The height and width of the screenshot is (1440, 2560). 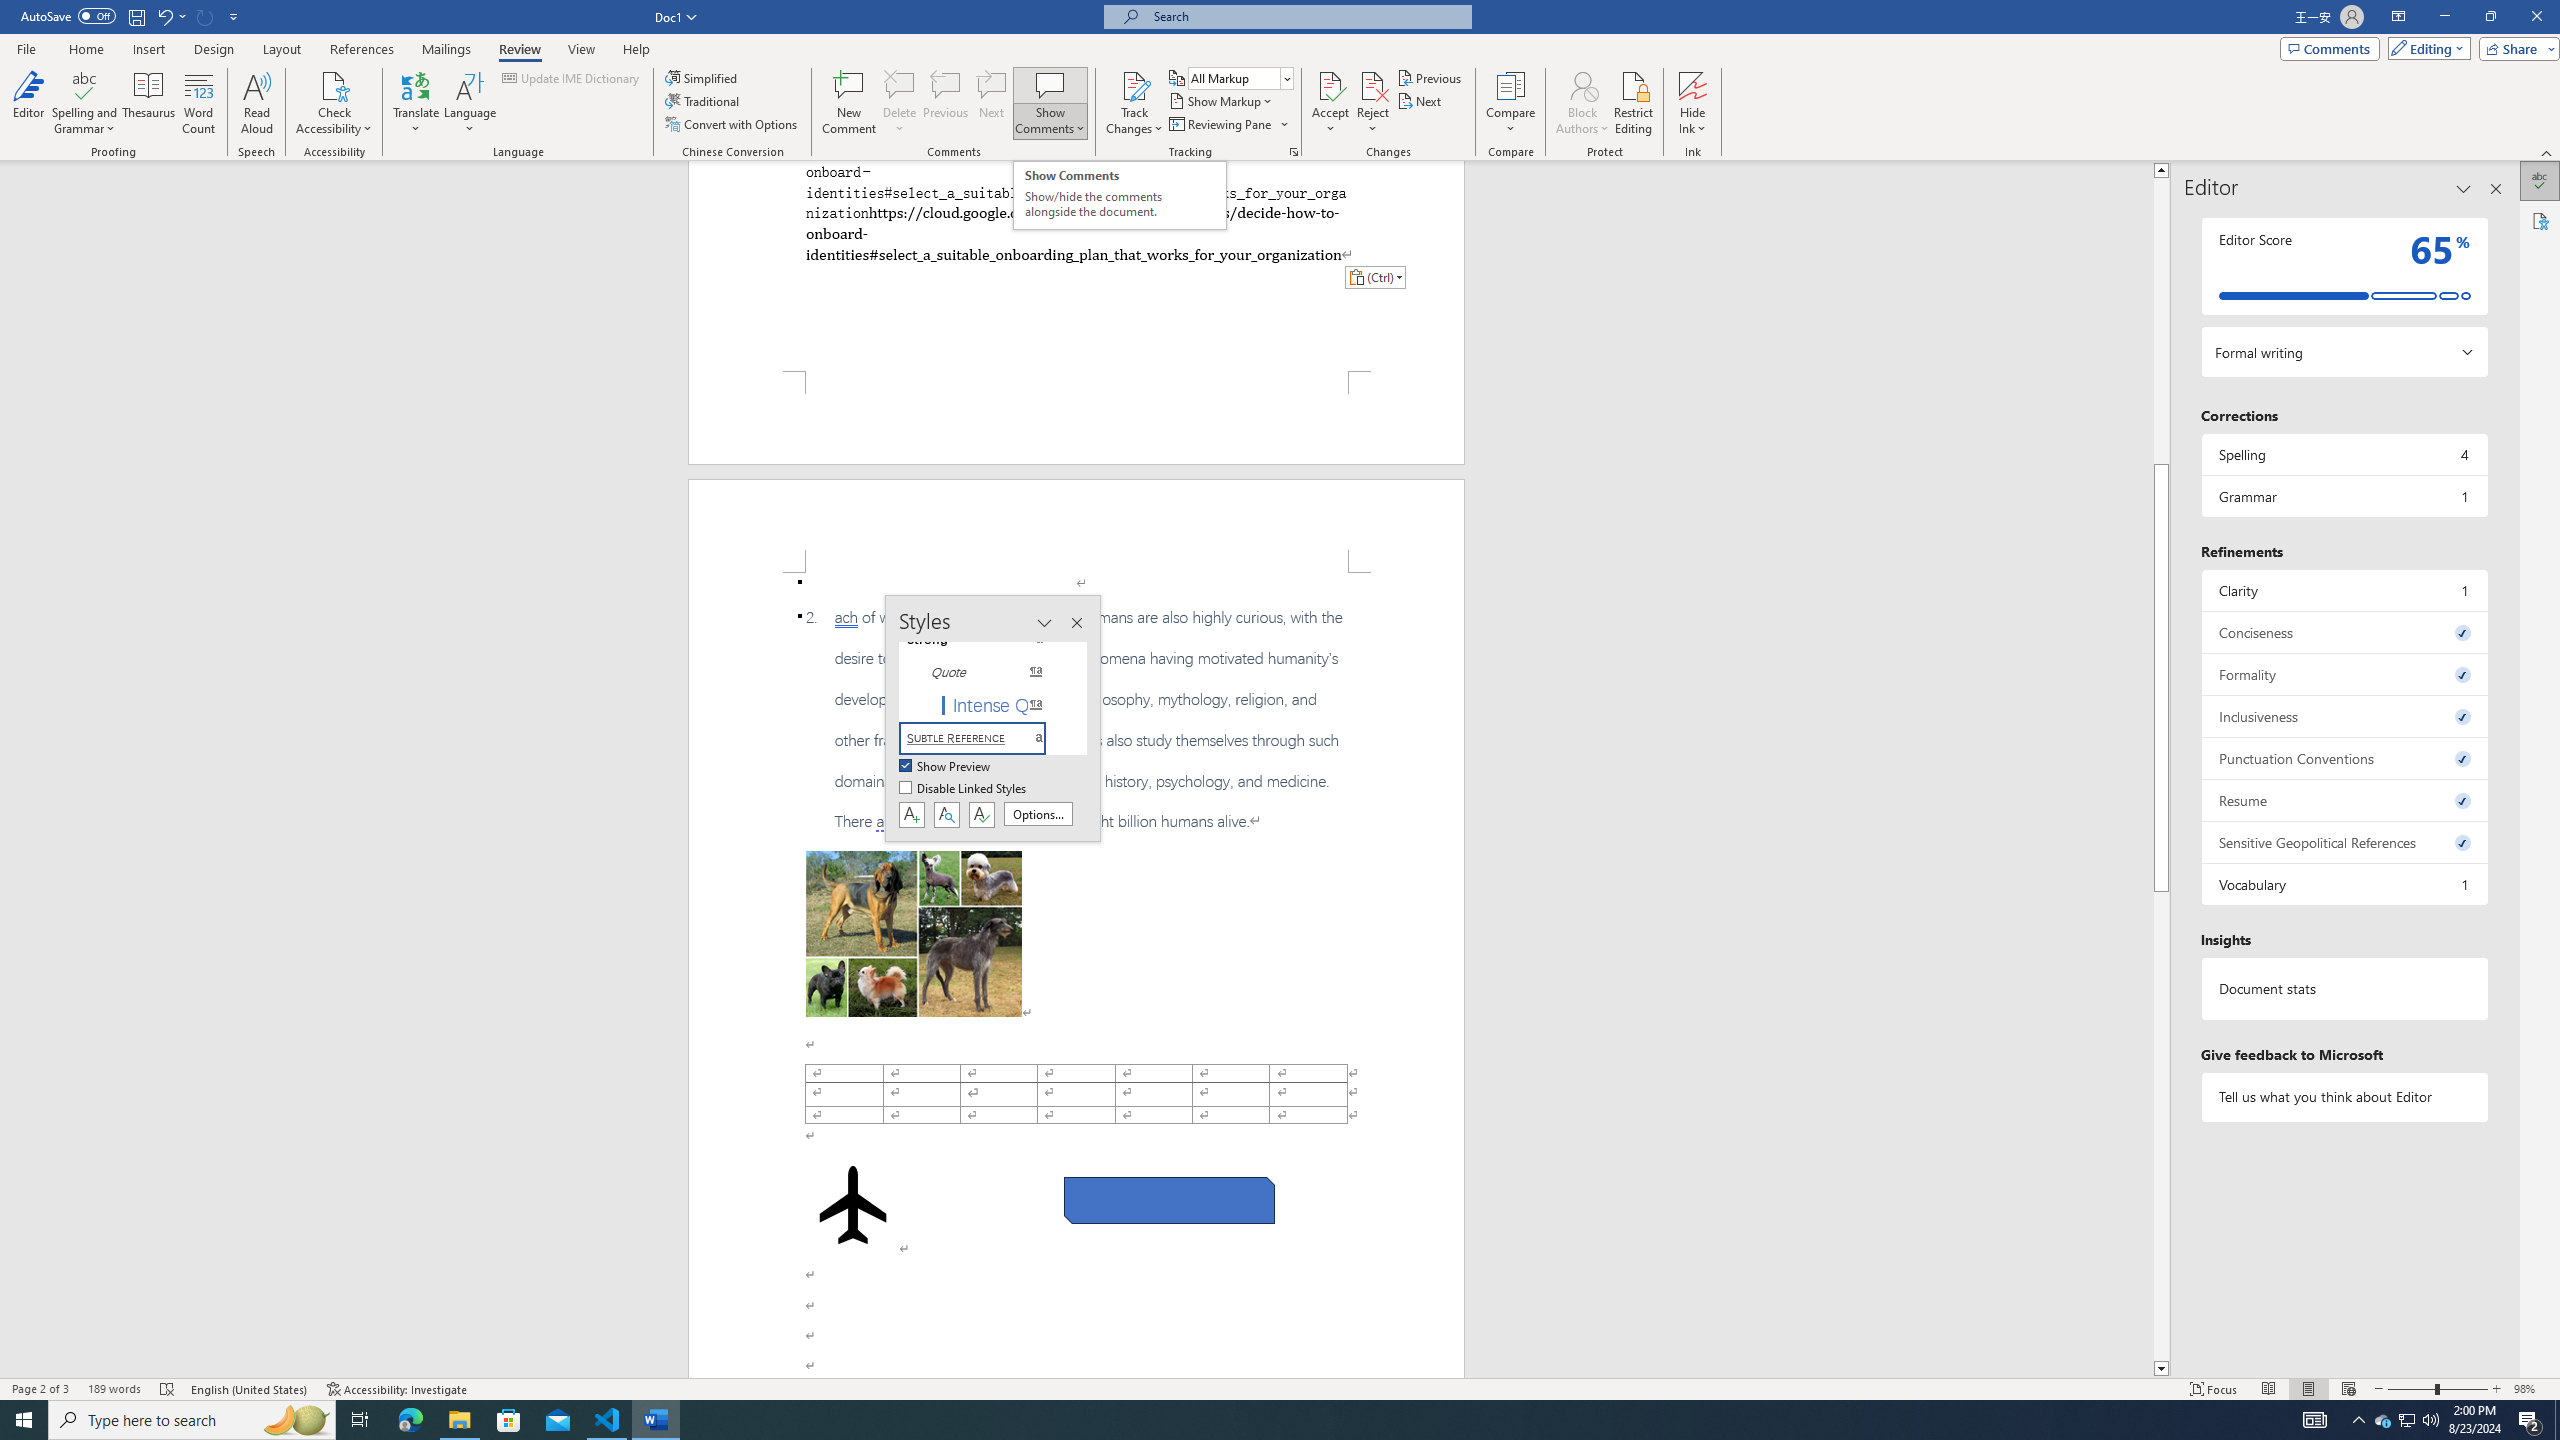 What do you see at coordinates (1133, 84) in the screenshot?
I see `'Track Changes'` at bounding box center [1133, 84].